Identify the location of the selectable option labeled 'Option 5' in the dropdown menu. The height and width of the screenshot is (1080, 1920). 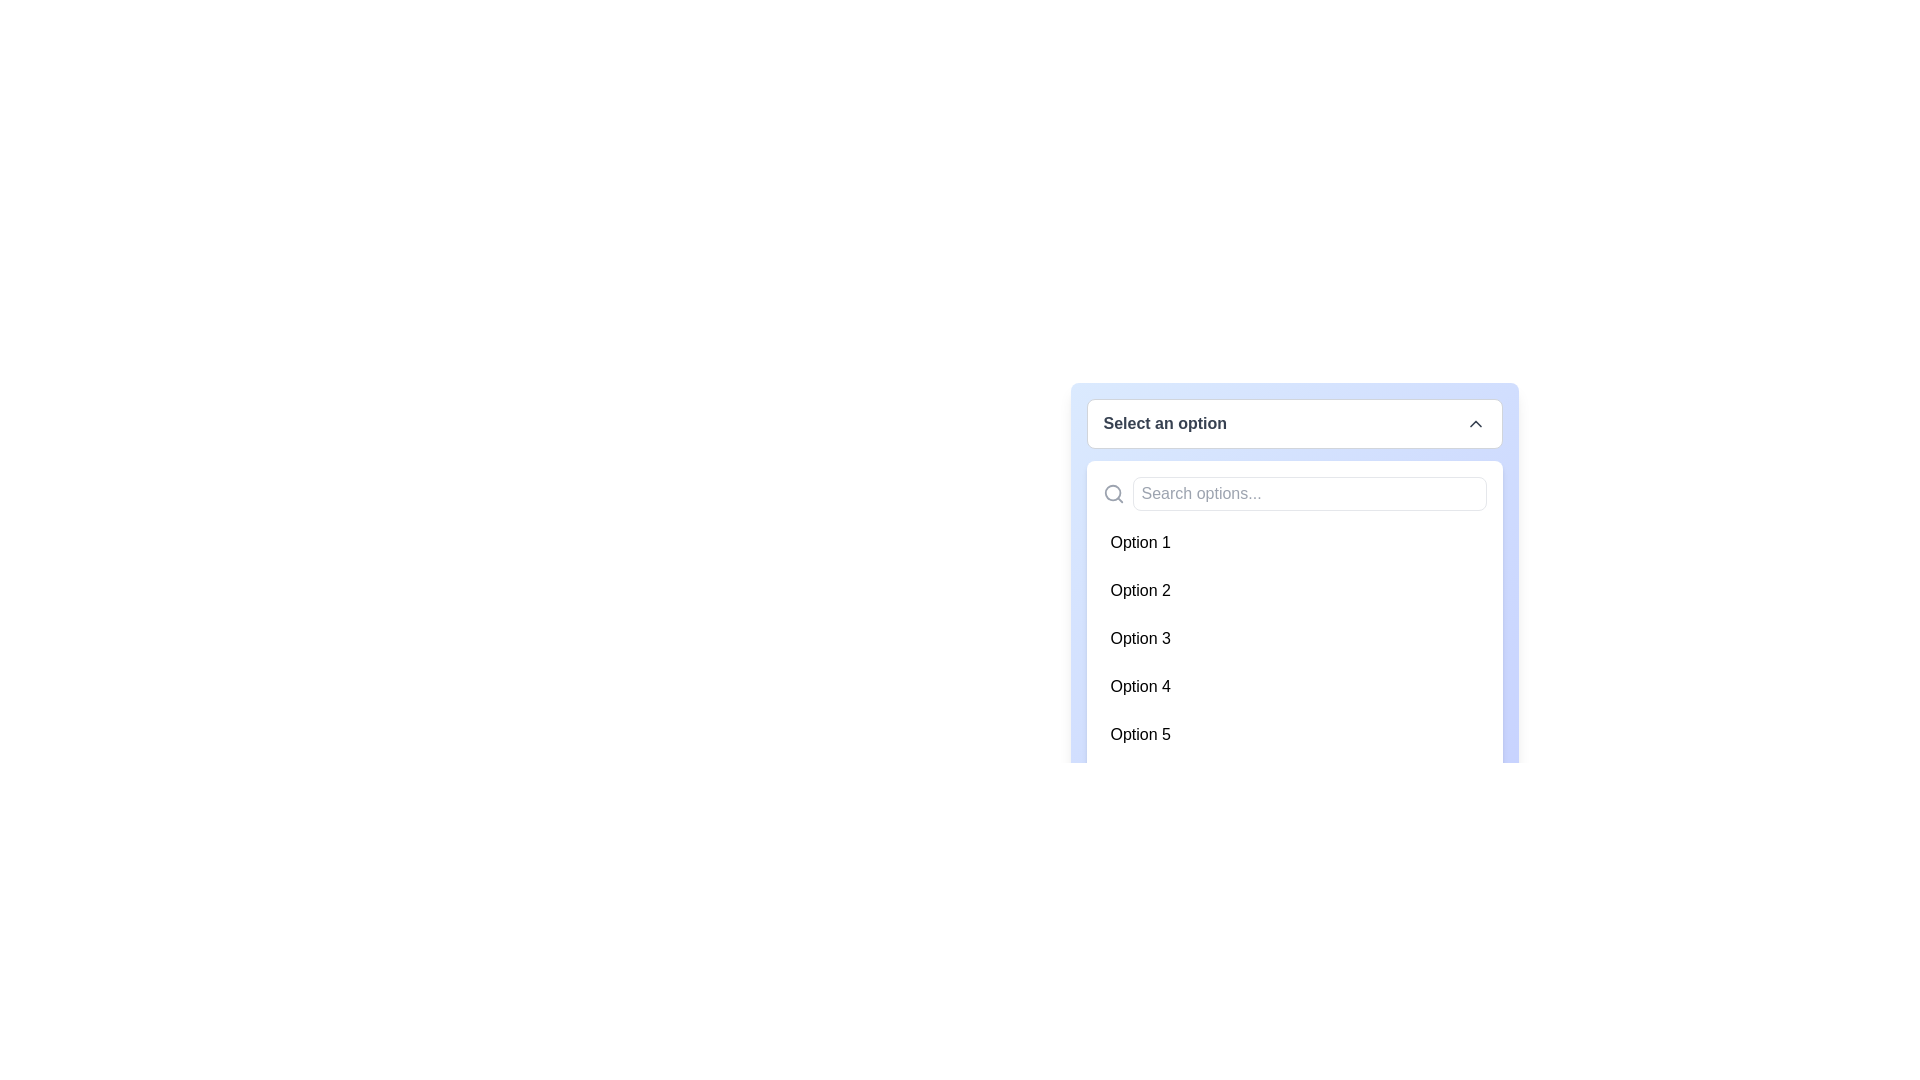
(1140, 735).